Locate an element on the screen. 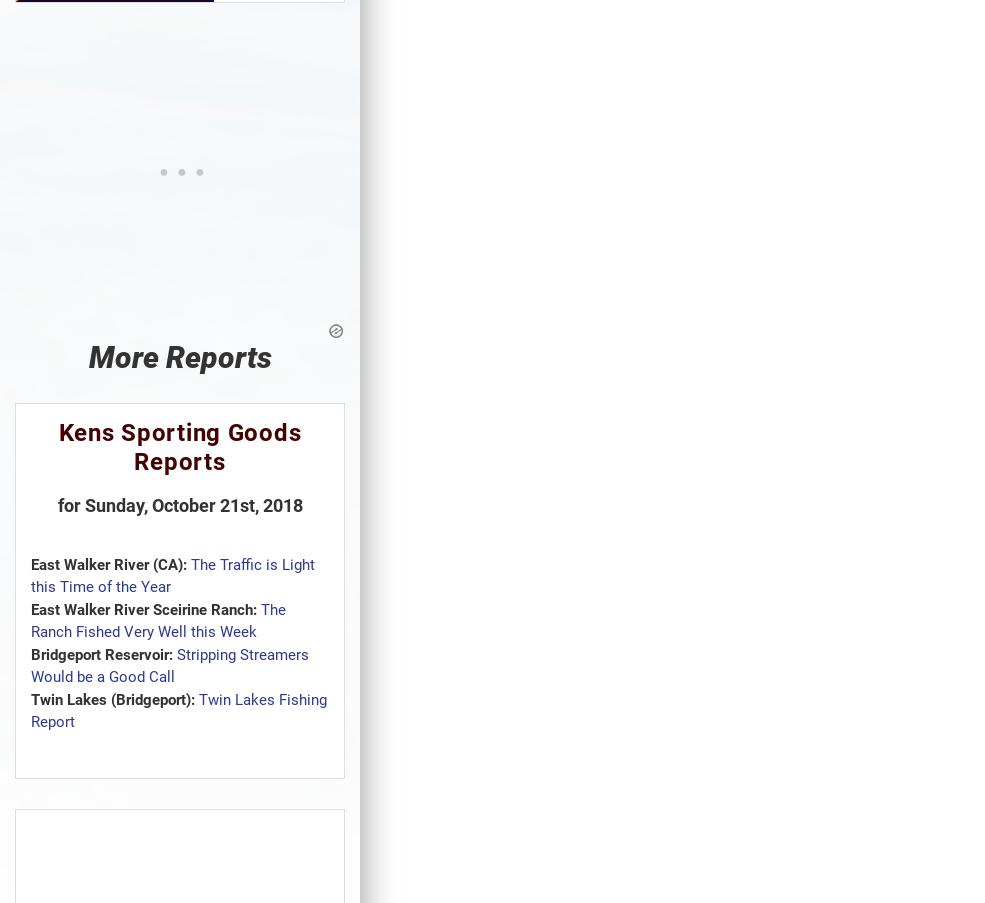 This screenshot has width=985, height=903. 'East Walker River Sceirine Ranch:' is located at coordinates (144, 608).